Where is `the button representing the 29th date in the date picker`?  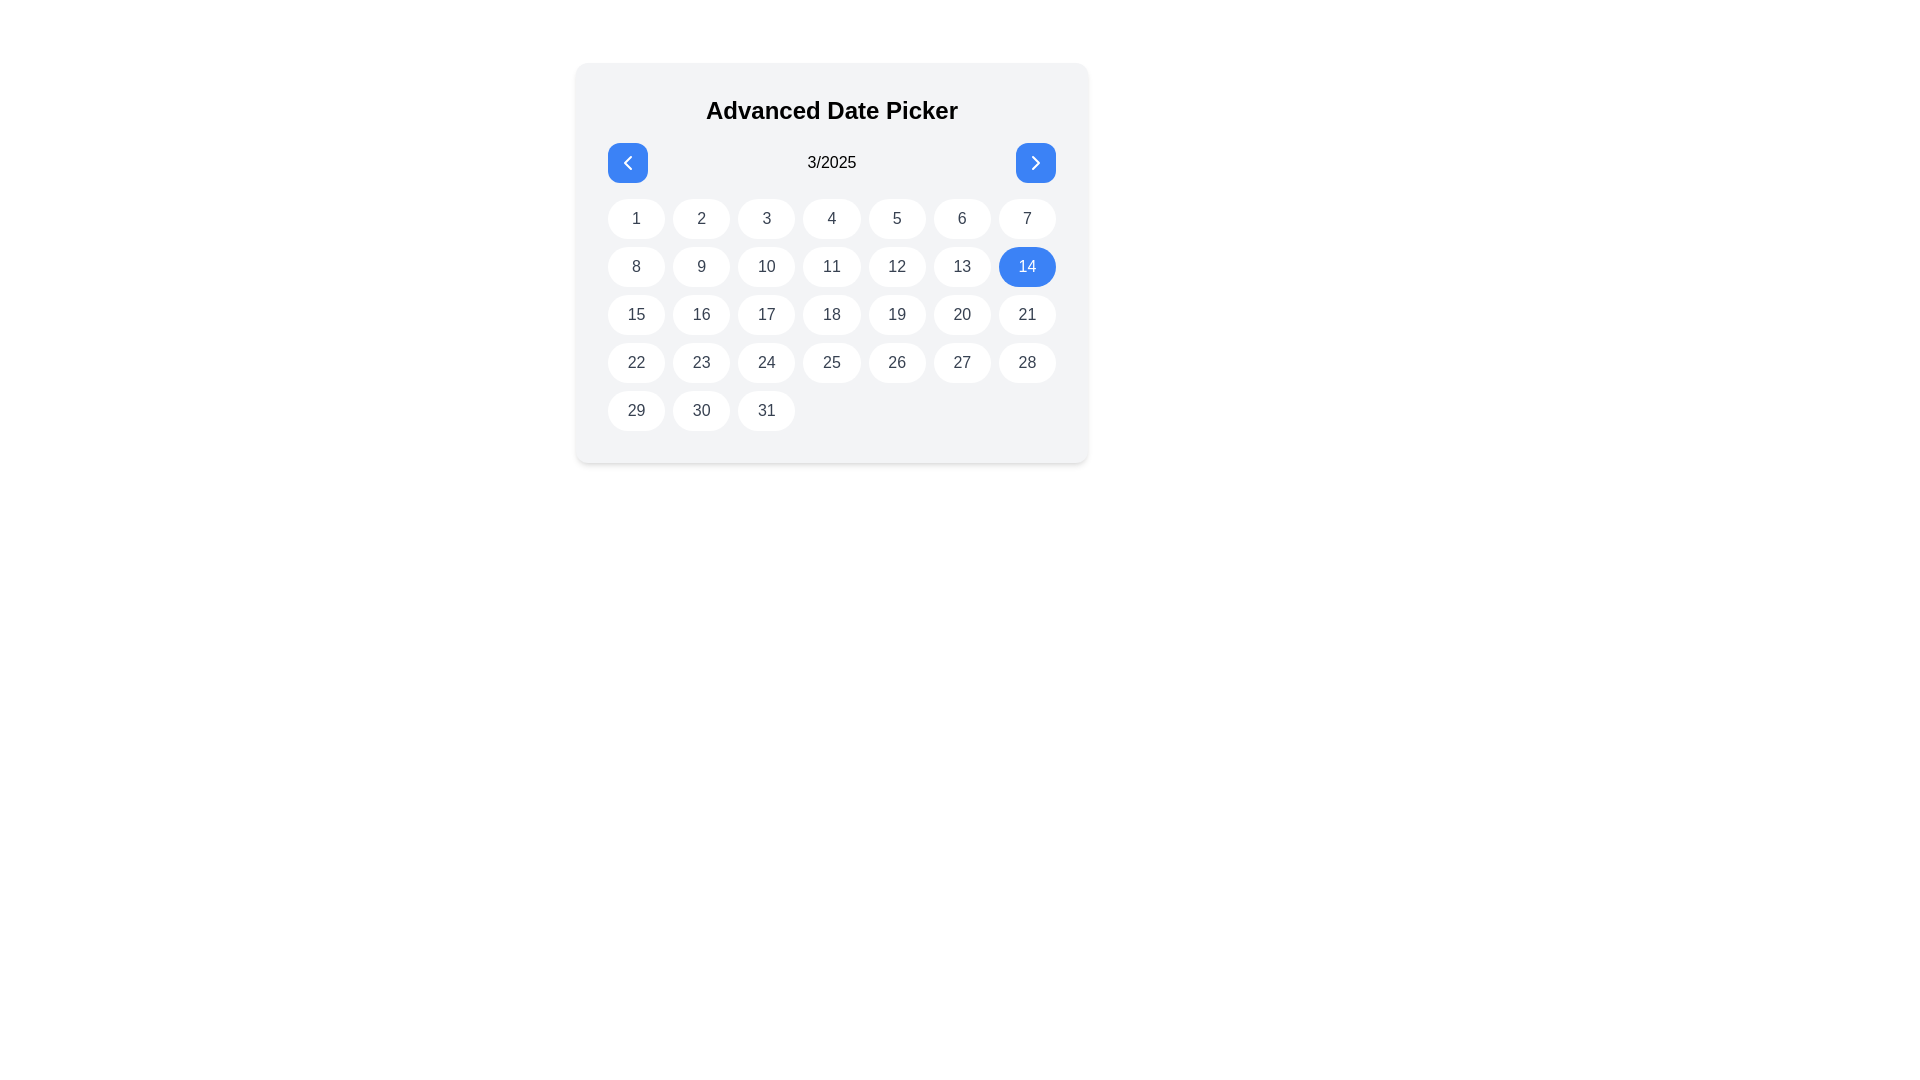 the button representing the 29th date in the date picker is located at coordinates (635, 410).